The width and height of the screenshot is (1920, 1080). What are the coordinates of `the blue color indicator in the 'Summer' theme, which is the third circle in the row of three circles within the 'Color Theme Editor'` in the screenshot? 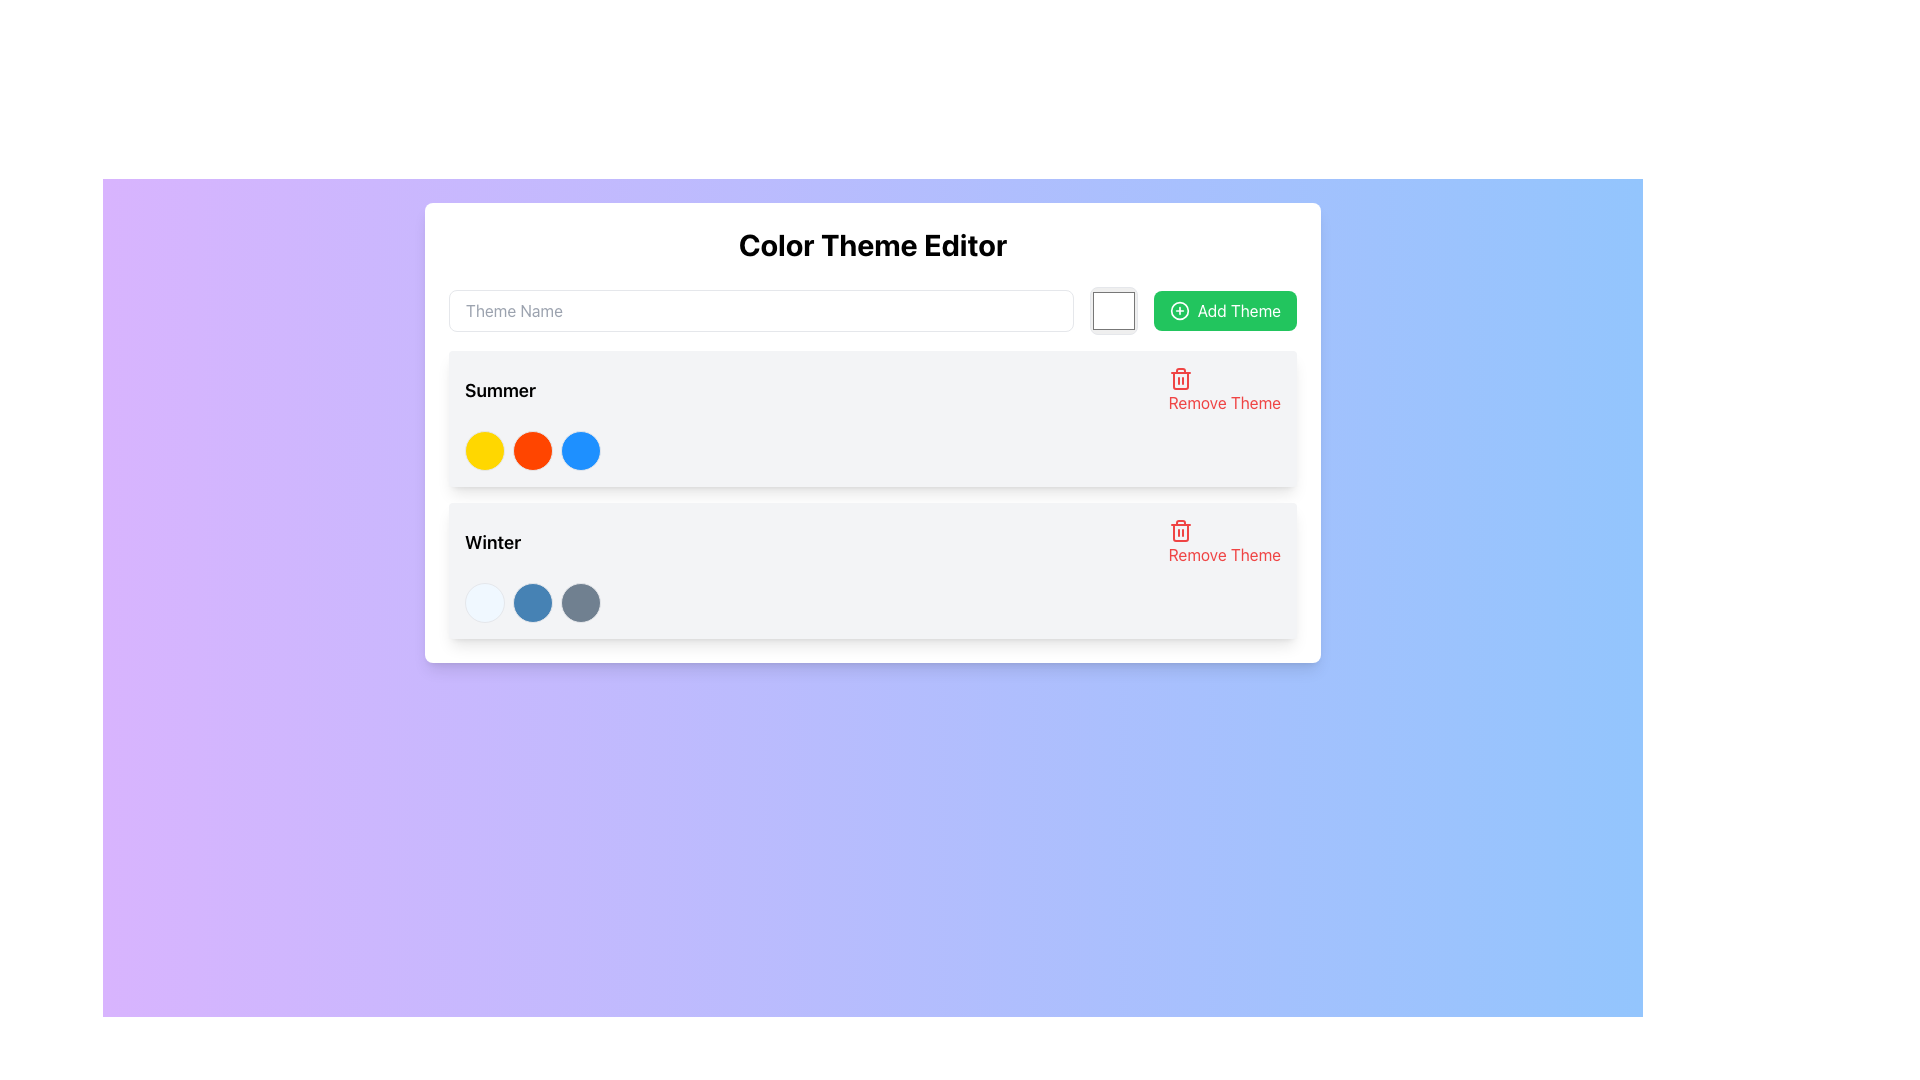 It's located at (579, 451).